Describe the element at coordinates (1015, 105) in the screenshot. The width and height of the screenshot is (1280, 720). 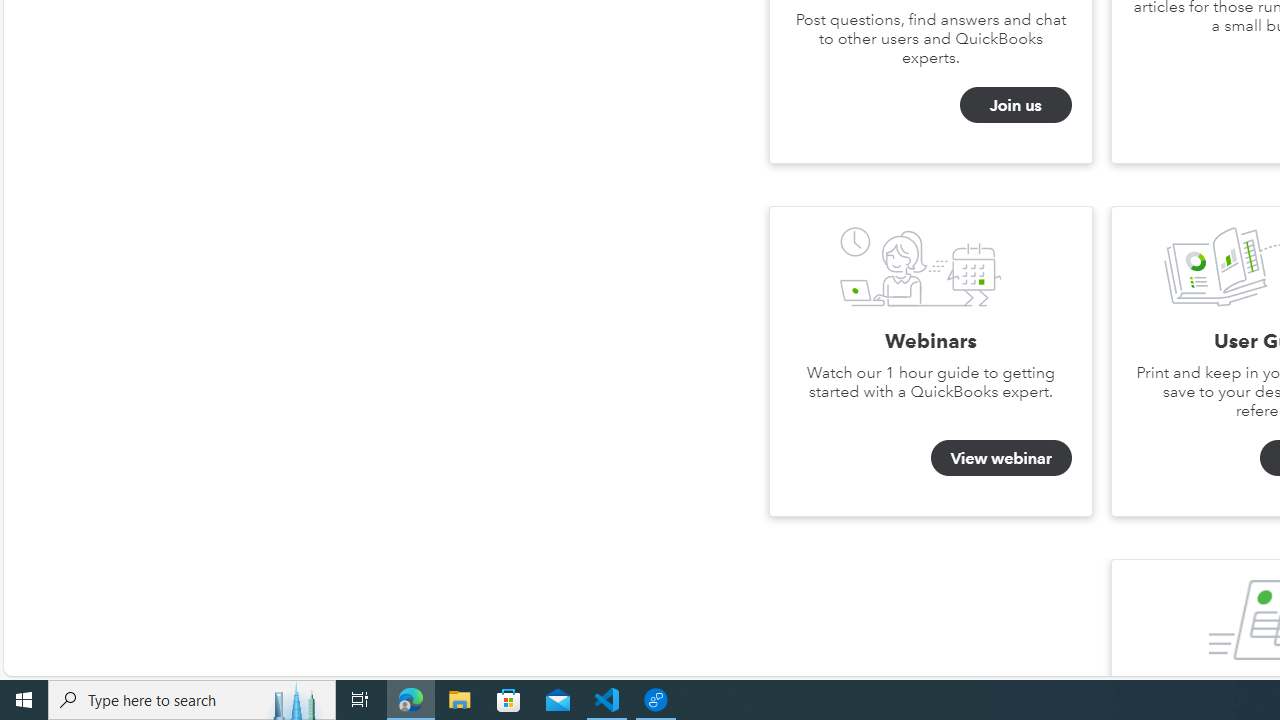
I see `'Join us'` at that location.